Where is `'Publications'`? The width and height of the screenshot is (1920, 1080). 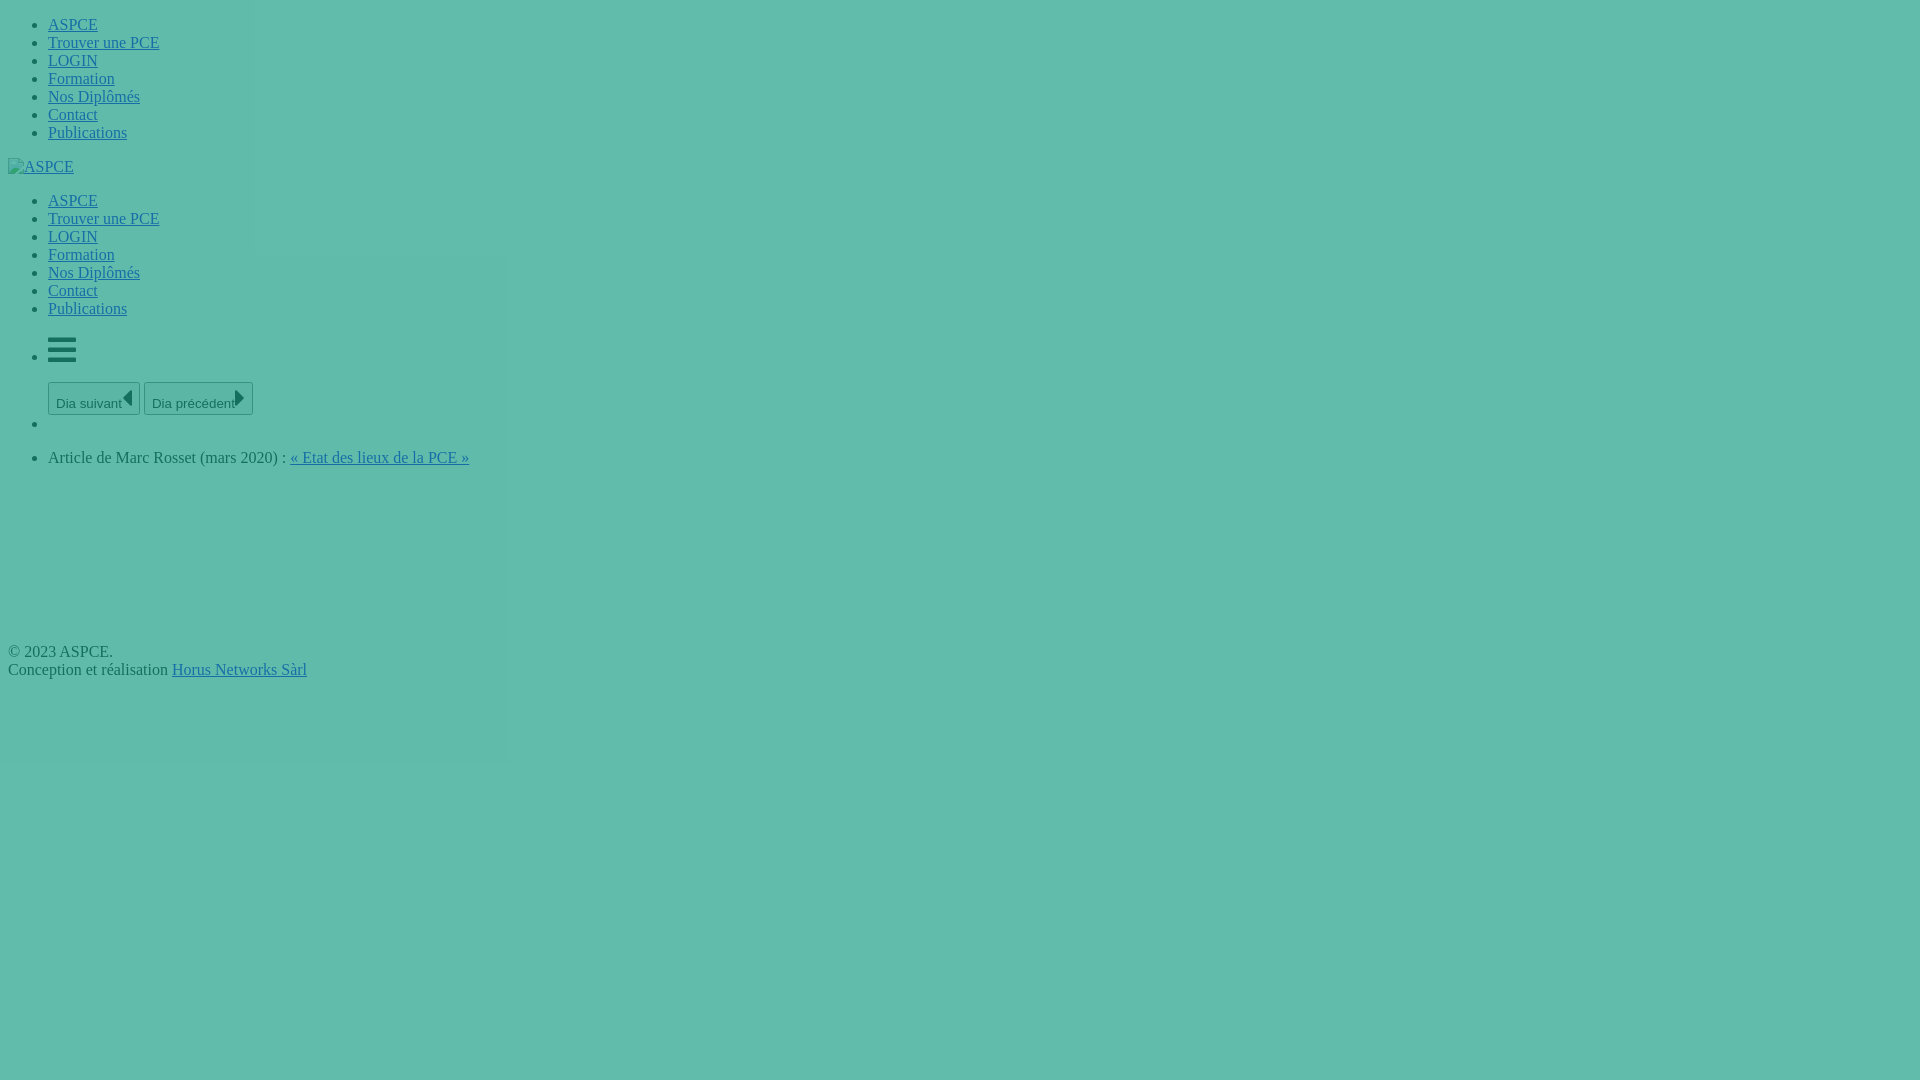 'Publications' is located at coordinates (86, 132).